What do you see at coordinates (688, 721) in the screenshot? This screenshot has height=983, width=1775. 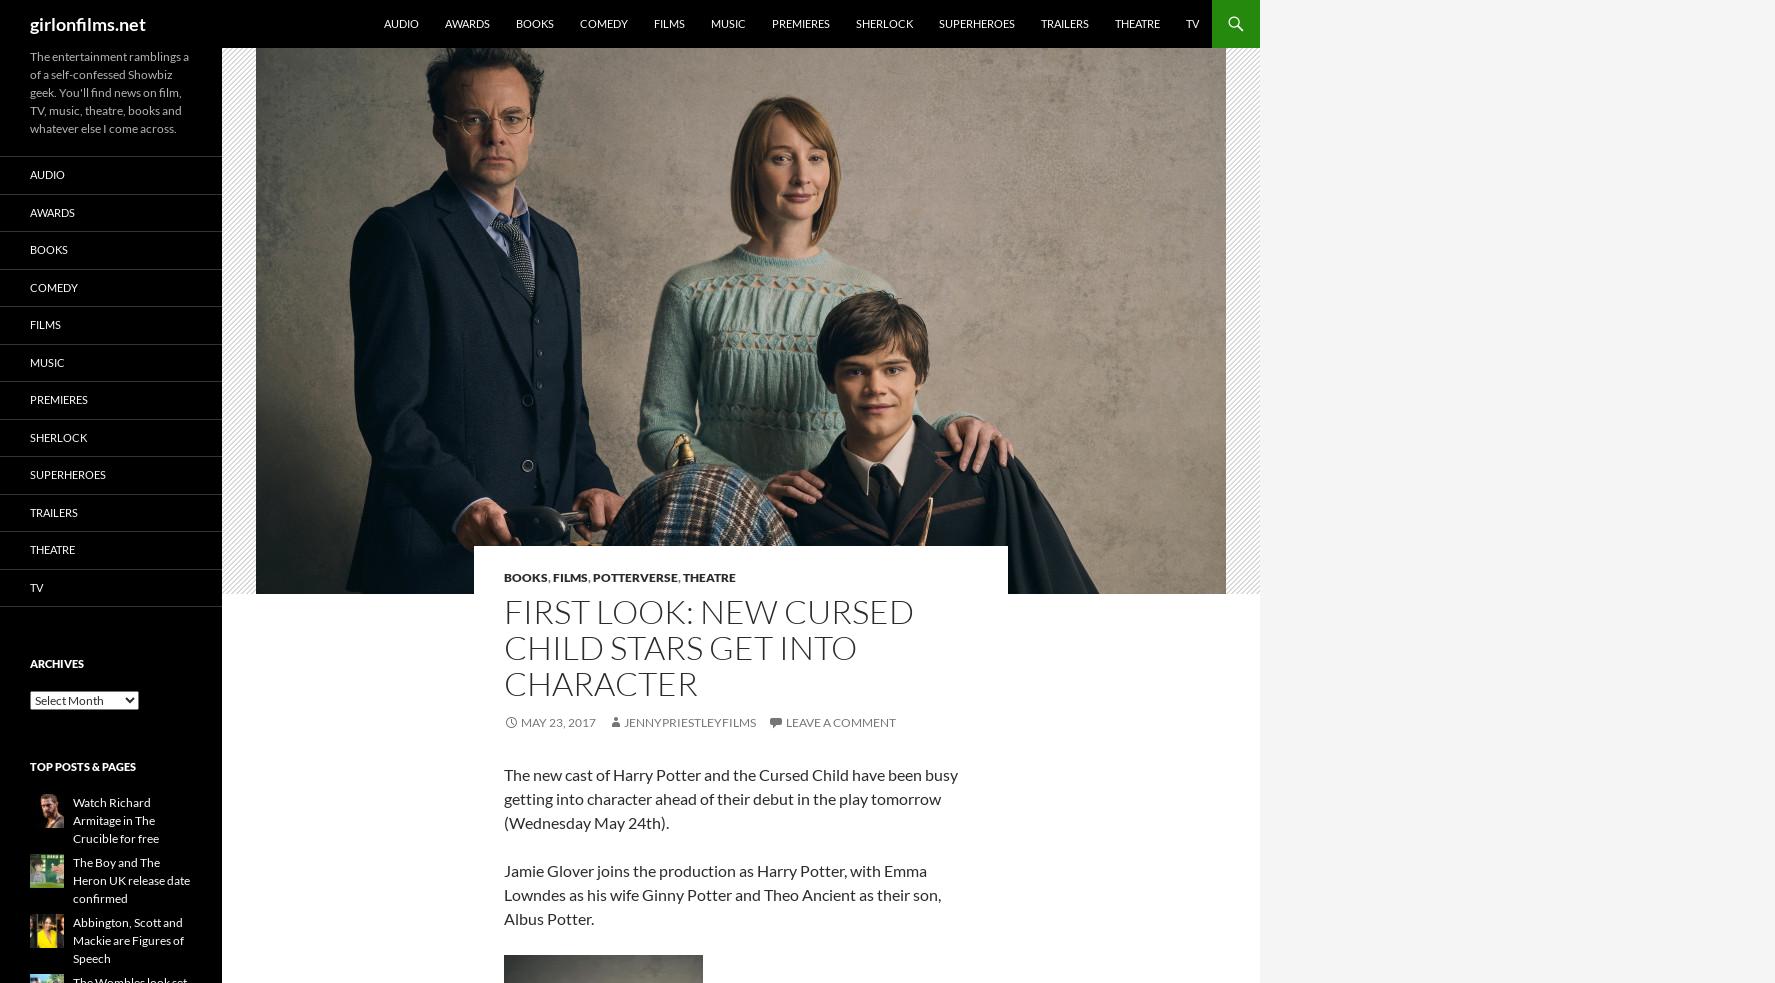 I see `'jennypriestleyfilms'` at bounding box center [688, 721].